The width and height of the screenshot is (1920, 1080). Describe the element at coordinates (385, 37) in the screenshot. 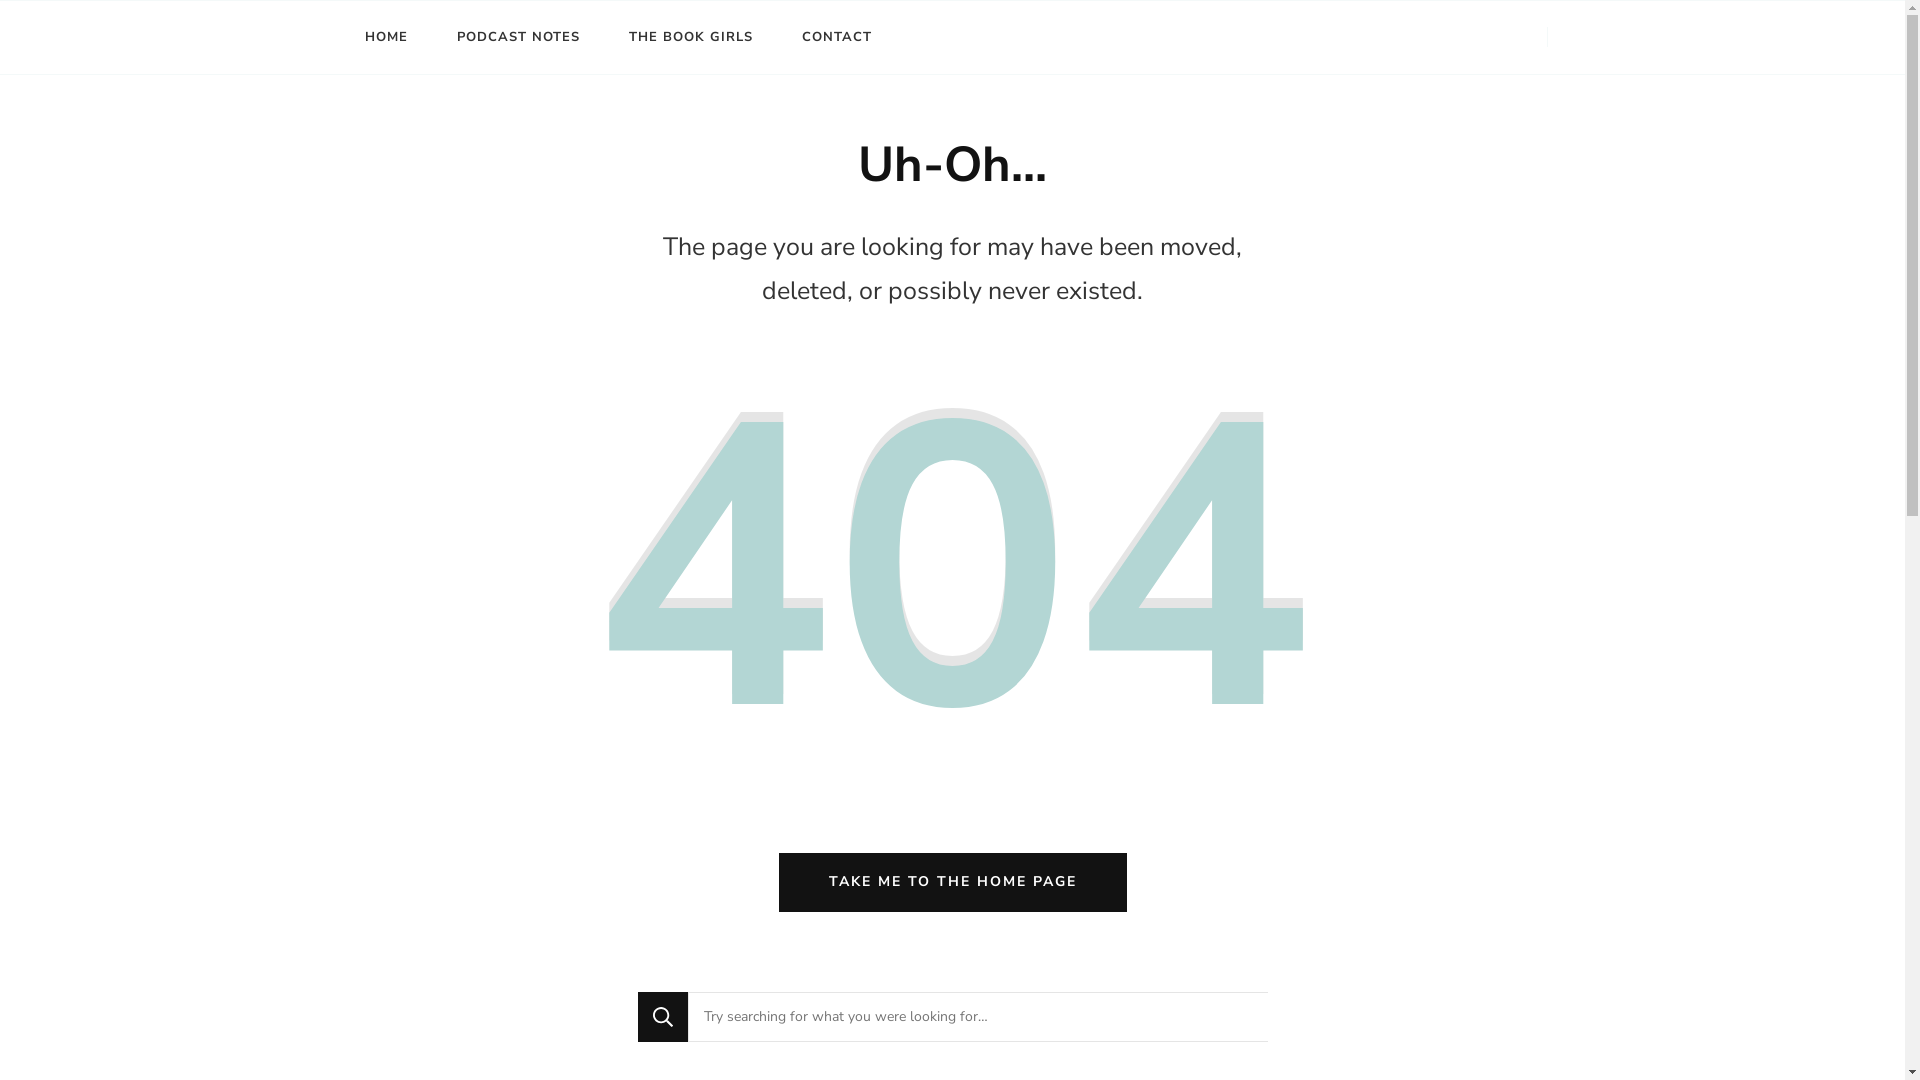

I see `'HOME'` at that location.